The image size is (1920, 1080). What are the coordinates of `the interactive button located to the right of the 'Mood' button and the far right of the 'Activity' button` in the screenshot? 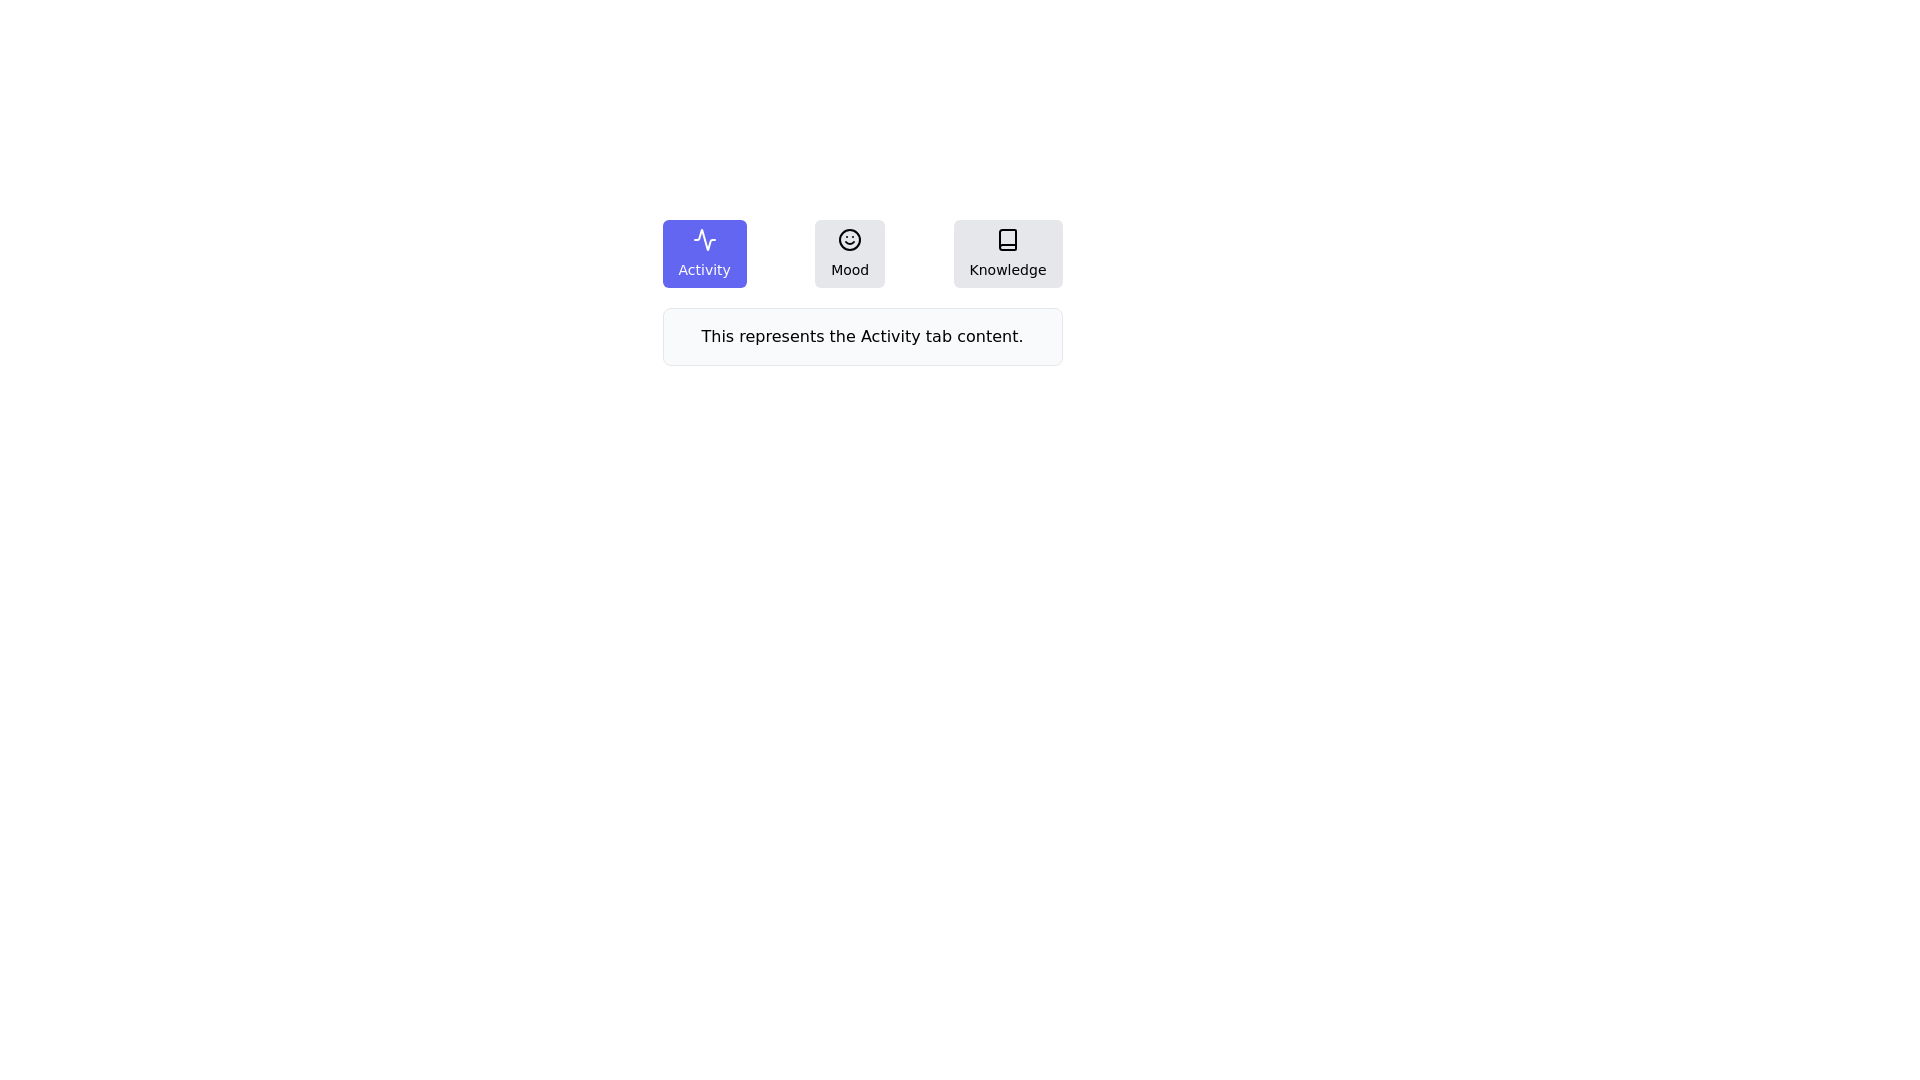 It's located at (1008, 253).